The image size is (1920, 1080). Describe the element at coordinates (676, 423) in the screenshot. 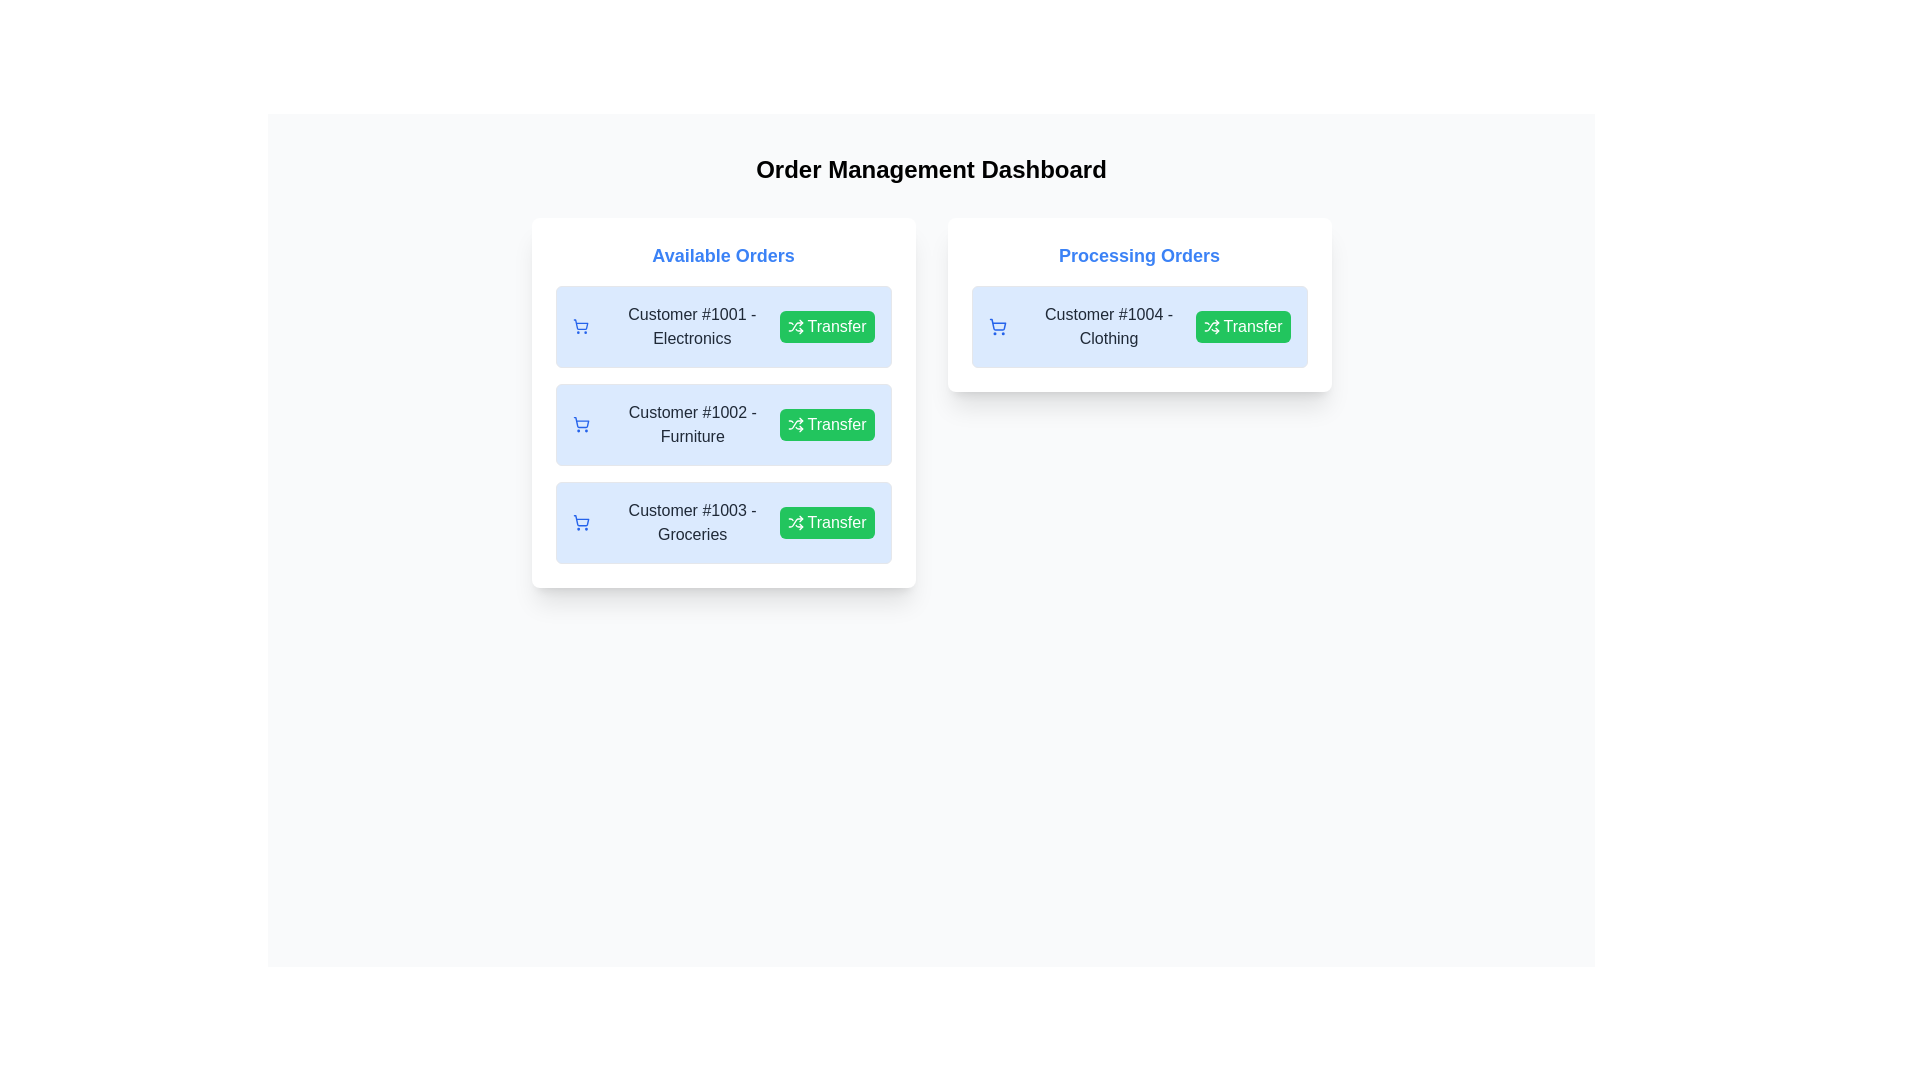

I see `Text and icon display component that provides information about the furniture order for Customer #1002, located in the 'Available Orders' section` at that location.